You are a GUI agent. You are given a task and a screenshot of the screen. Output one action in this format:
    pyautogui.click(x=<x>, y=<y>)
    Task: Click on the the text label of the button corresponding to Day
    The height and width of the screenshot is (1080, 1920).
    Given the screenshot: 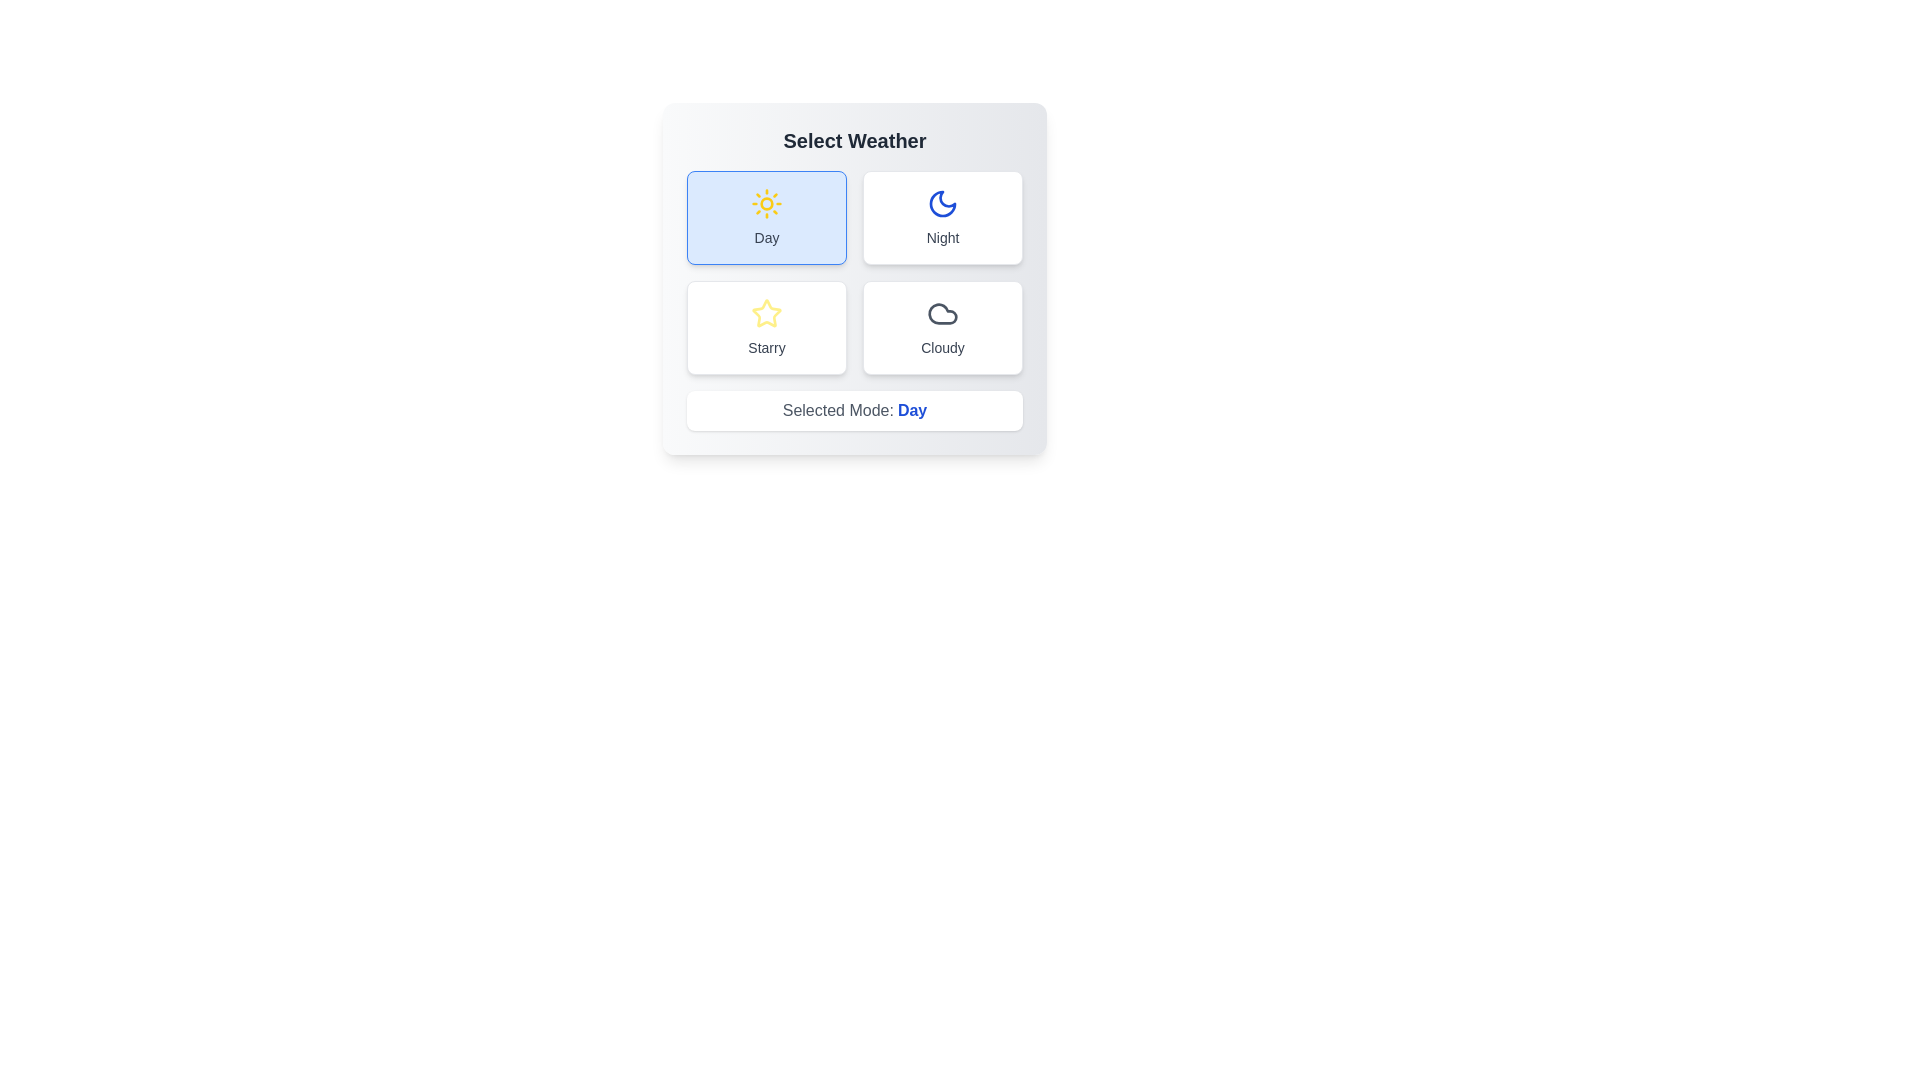 What is the action you would take?
    pyautogui.click(x=766, y=237)
    